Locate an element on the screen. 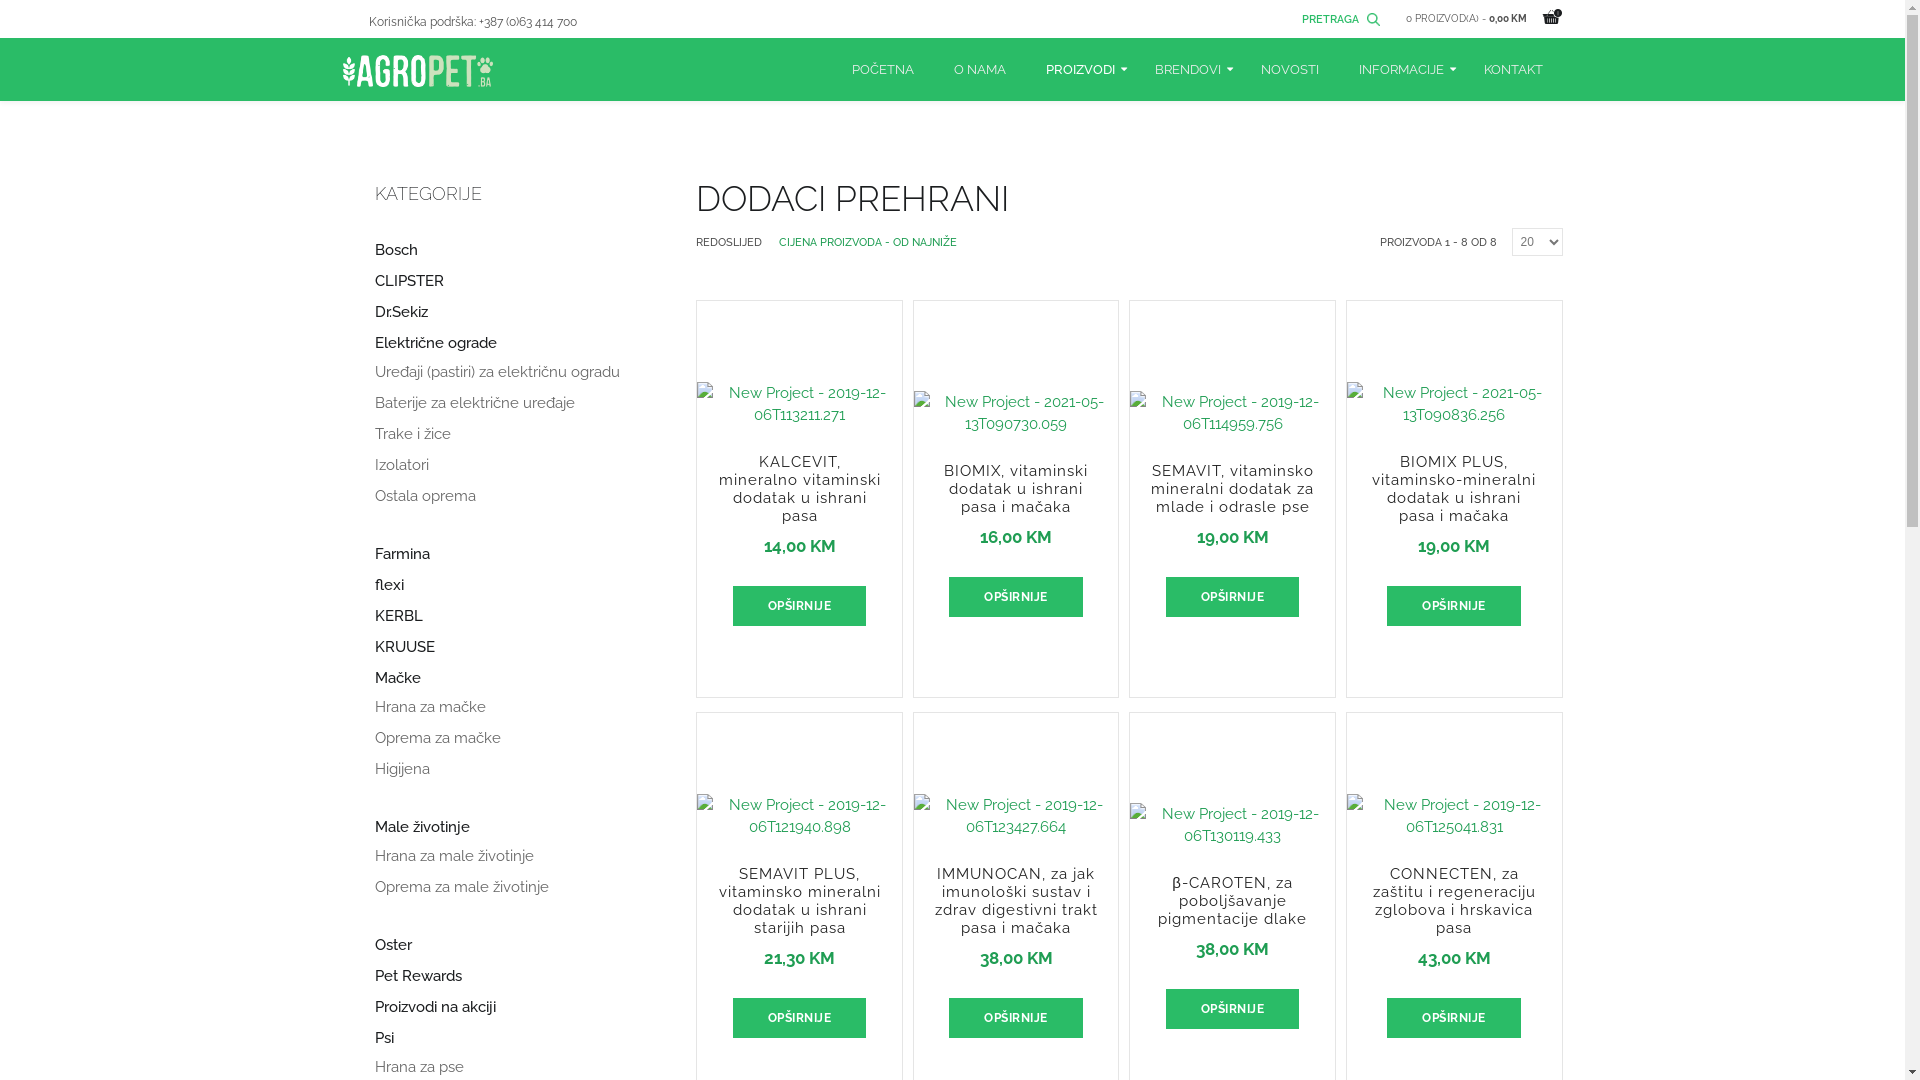 This screenshot has width=1920, height=1080. 'O NAMA' is located at coordinates (979, 68).